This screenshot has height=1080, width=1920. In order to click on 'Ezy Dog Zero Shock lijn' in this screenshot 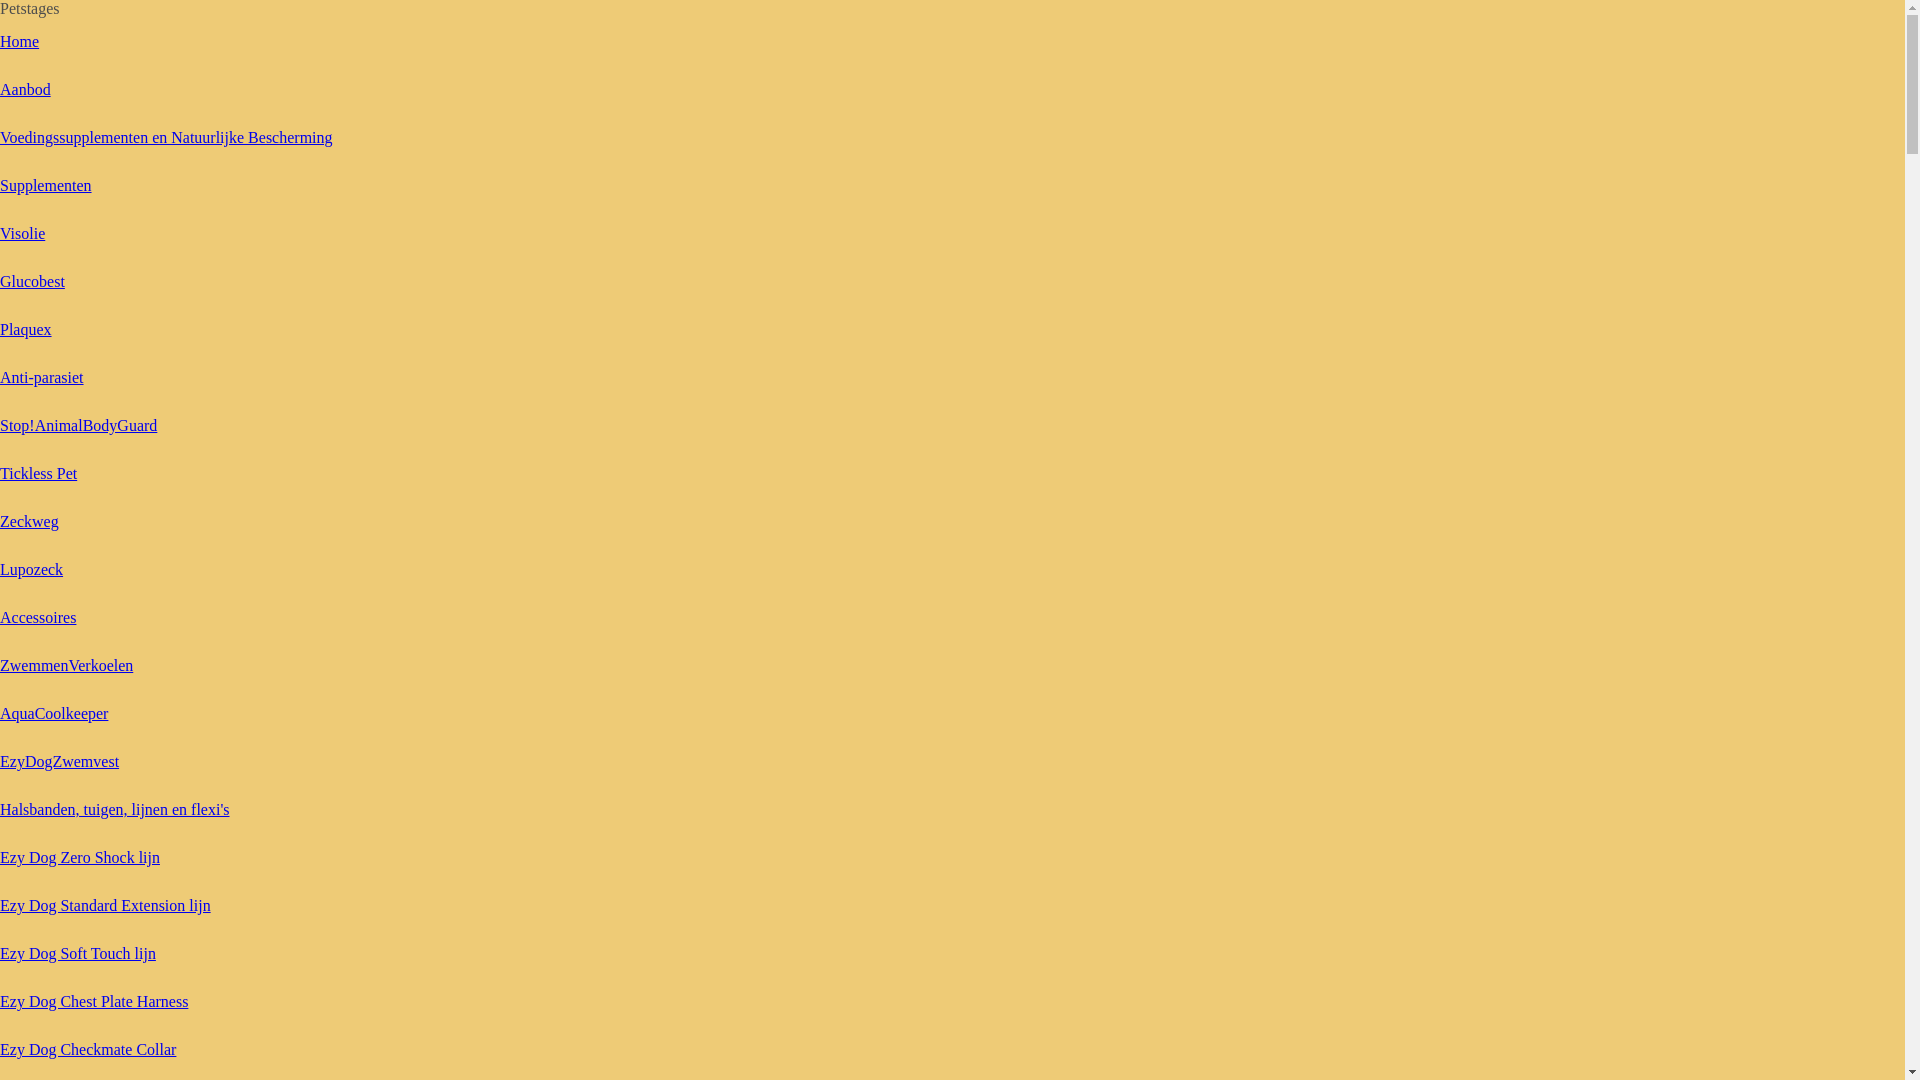, I will do `click(0, 856)`.